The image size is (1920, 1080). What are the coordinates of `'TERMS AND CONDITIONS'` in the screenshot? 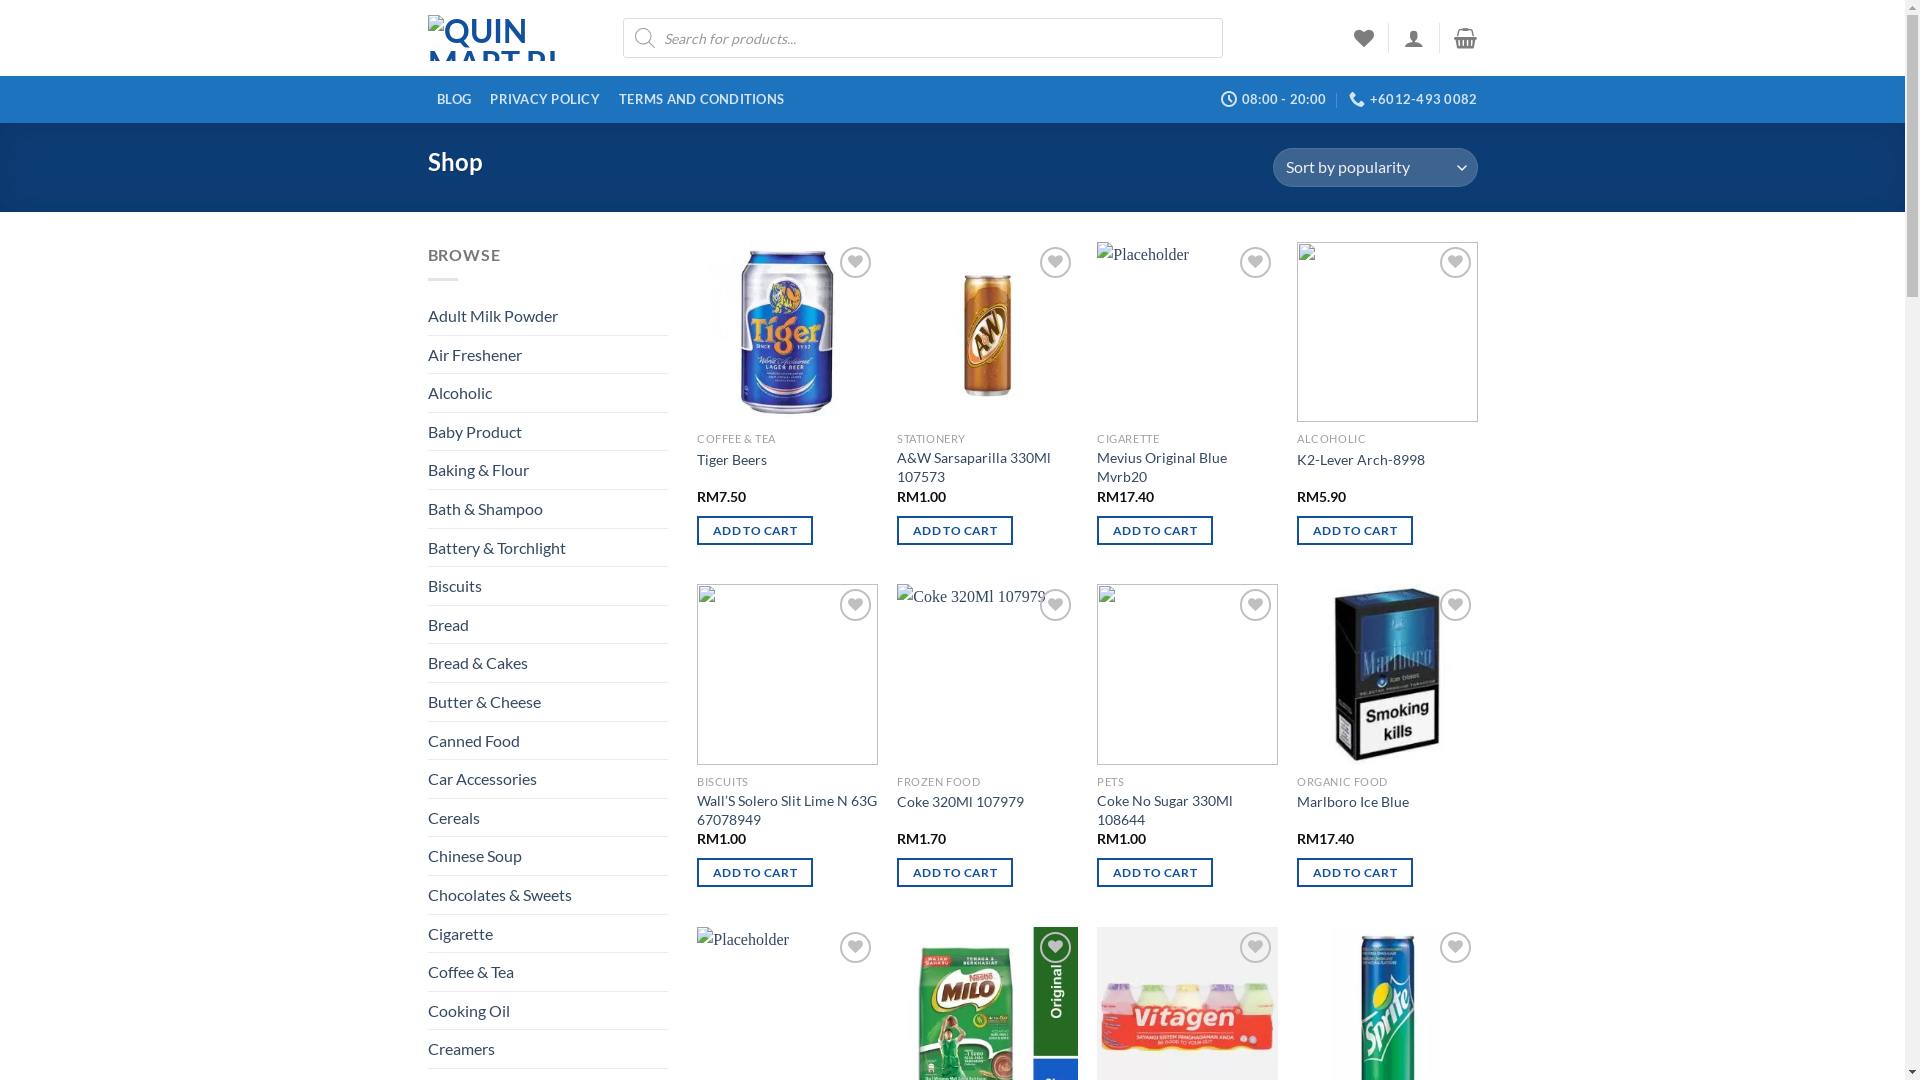 It's located at (701, 99).